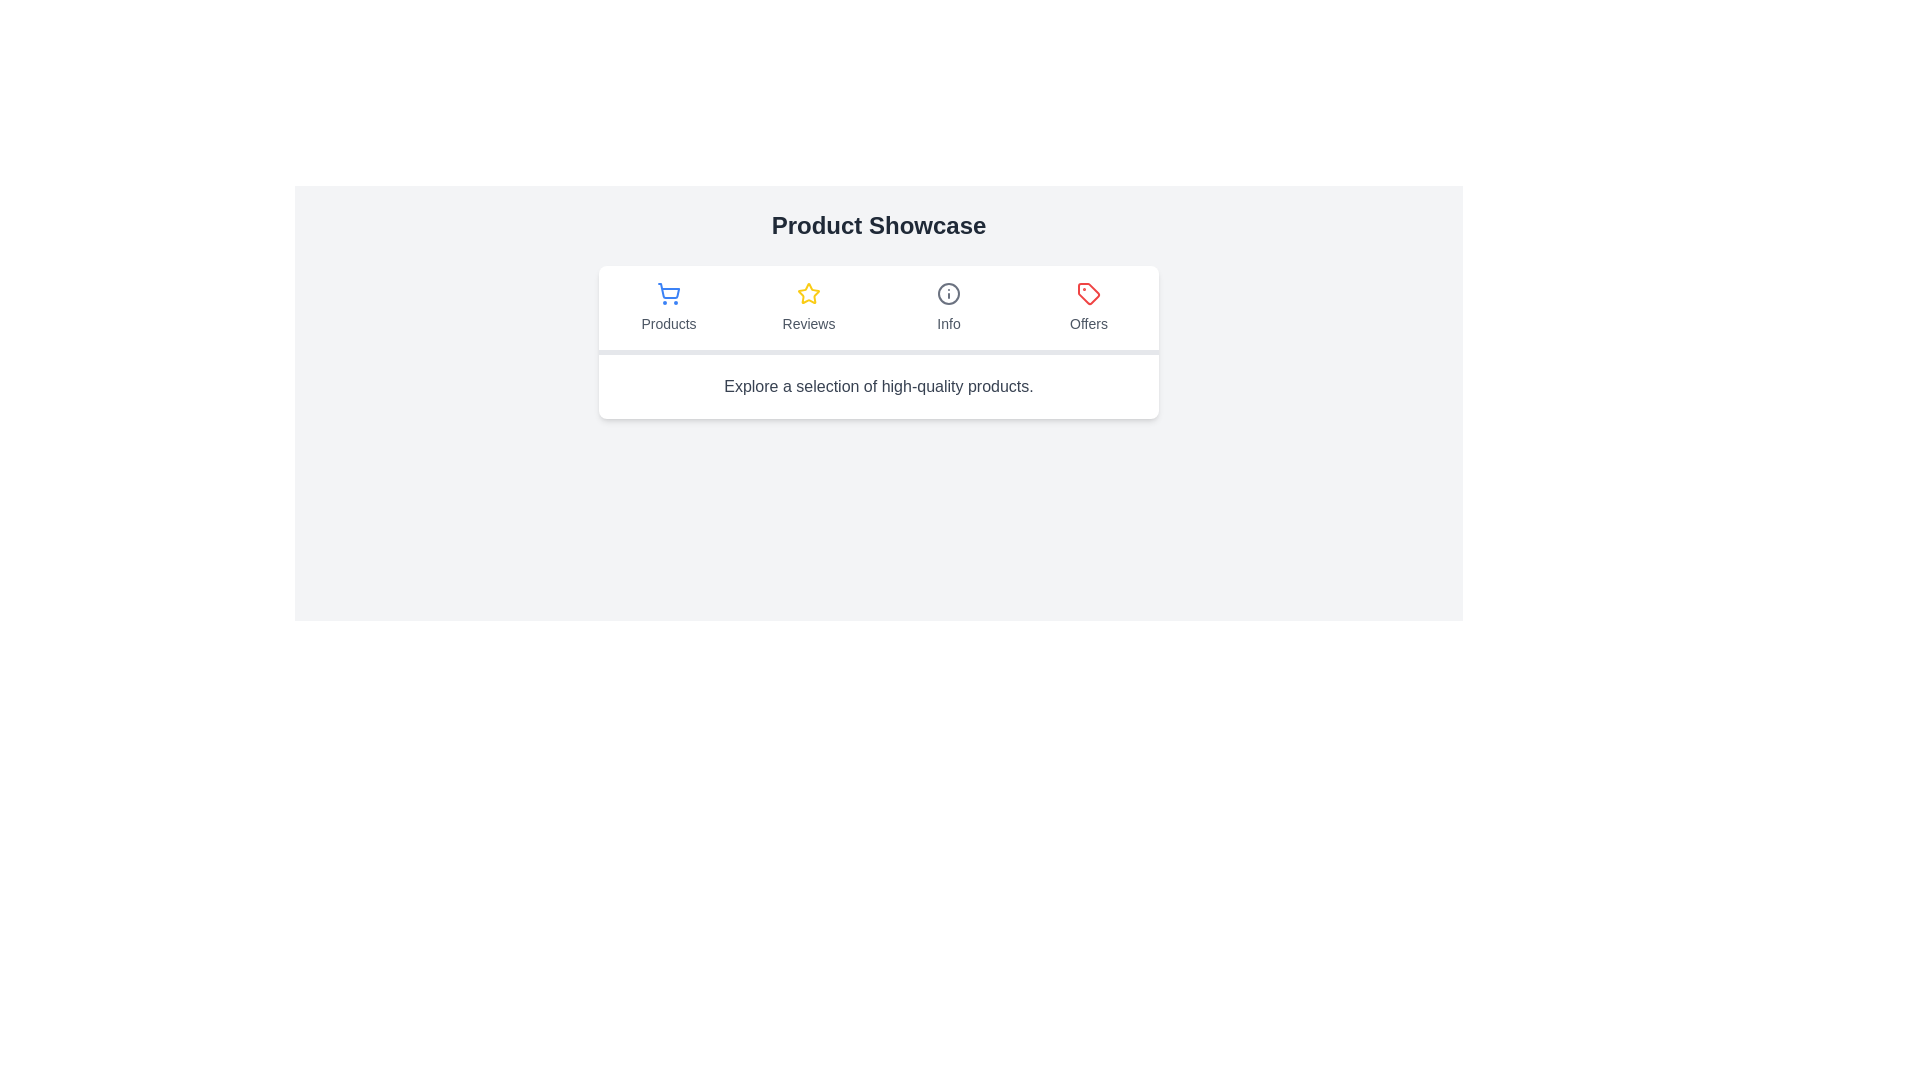 The image size is (1920, 1080). What do you see at coordinates (1088, 323) in the screenshot?
I see `text label that identifies the purpose of the 'Offers' tab, located at the bottom-center of the 'Offers' tab section underneath the tag icon` at bounding box center [1088, 323].